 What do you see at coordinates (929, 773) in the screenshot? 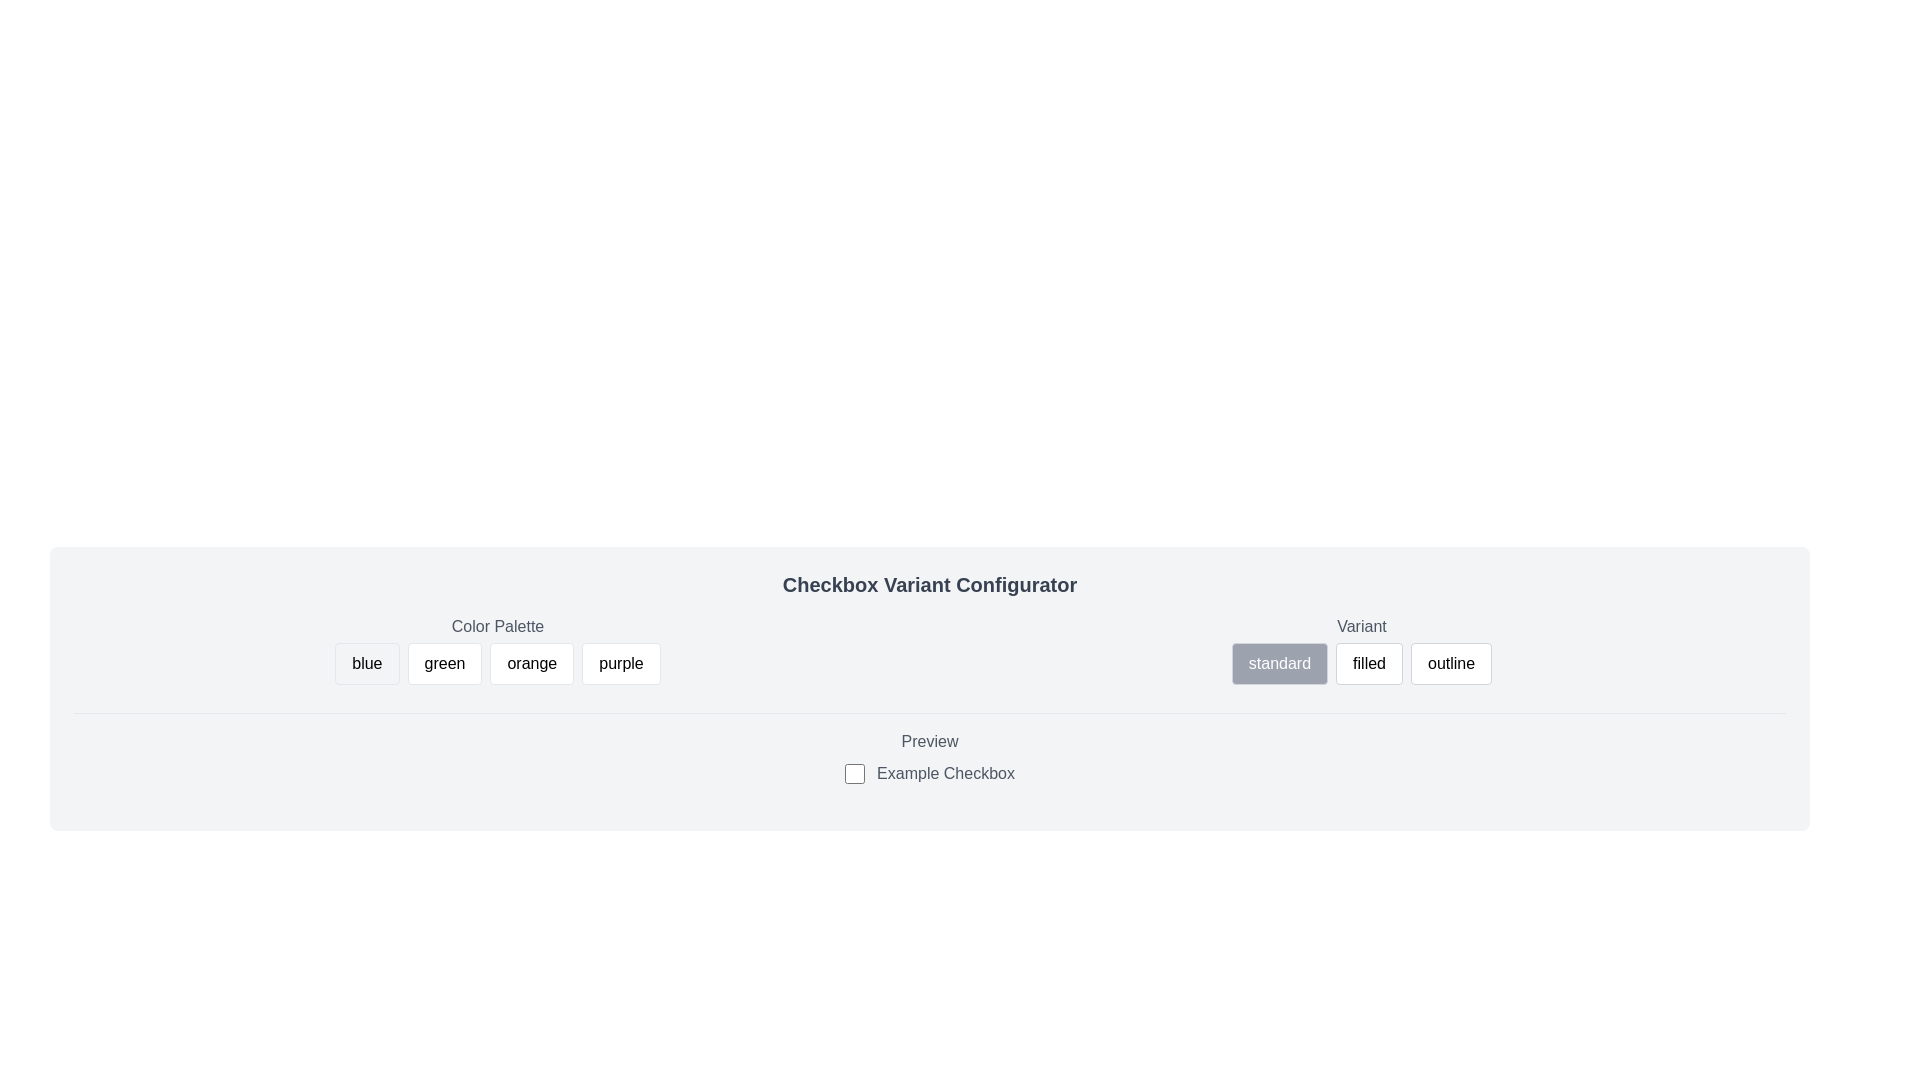
I see `the checkbox labeled 'Example Checkbox', which has rounded corners and a blue border, located in the lower-central part of the interface within the 'Preview' section` at bounding box center [929, 773].